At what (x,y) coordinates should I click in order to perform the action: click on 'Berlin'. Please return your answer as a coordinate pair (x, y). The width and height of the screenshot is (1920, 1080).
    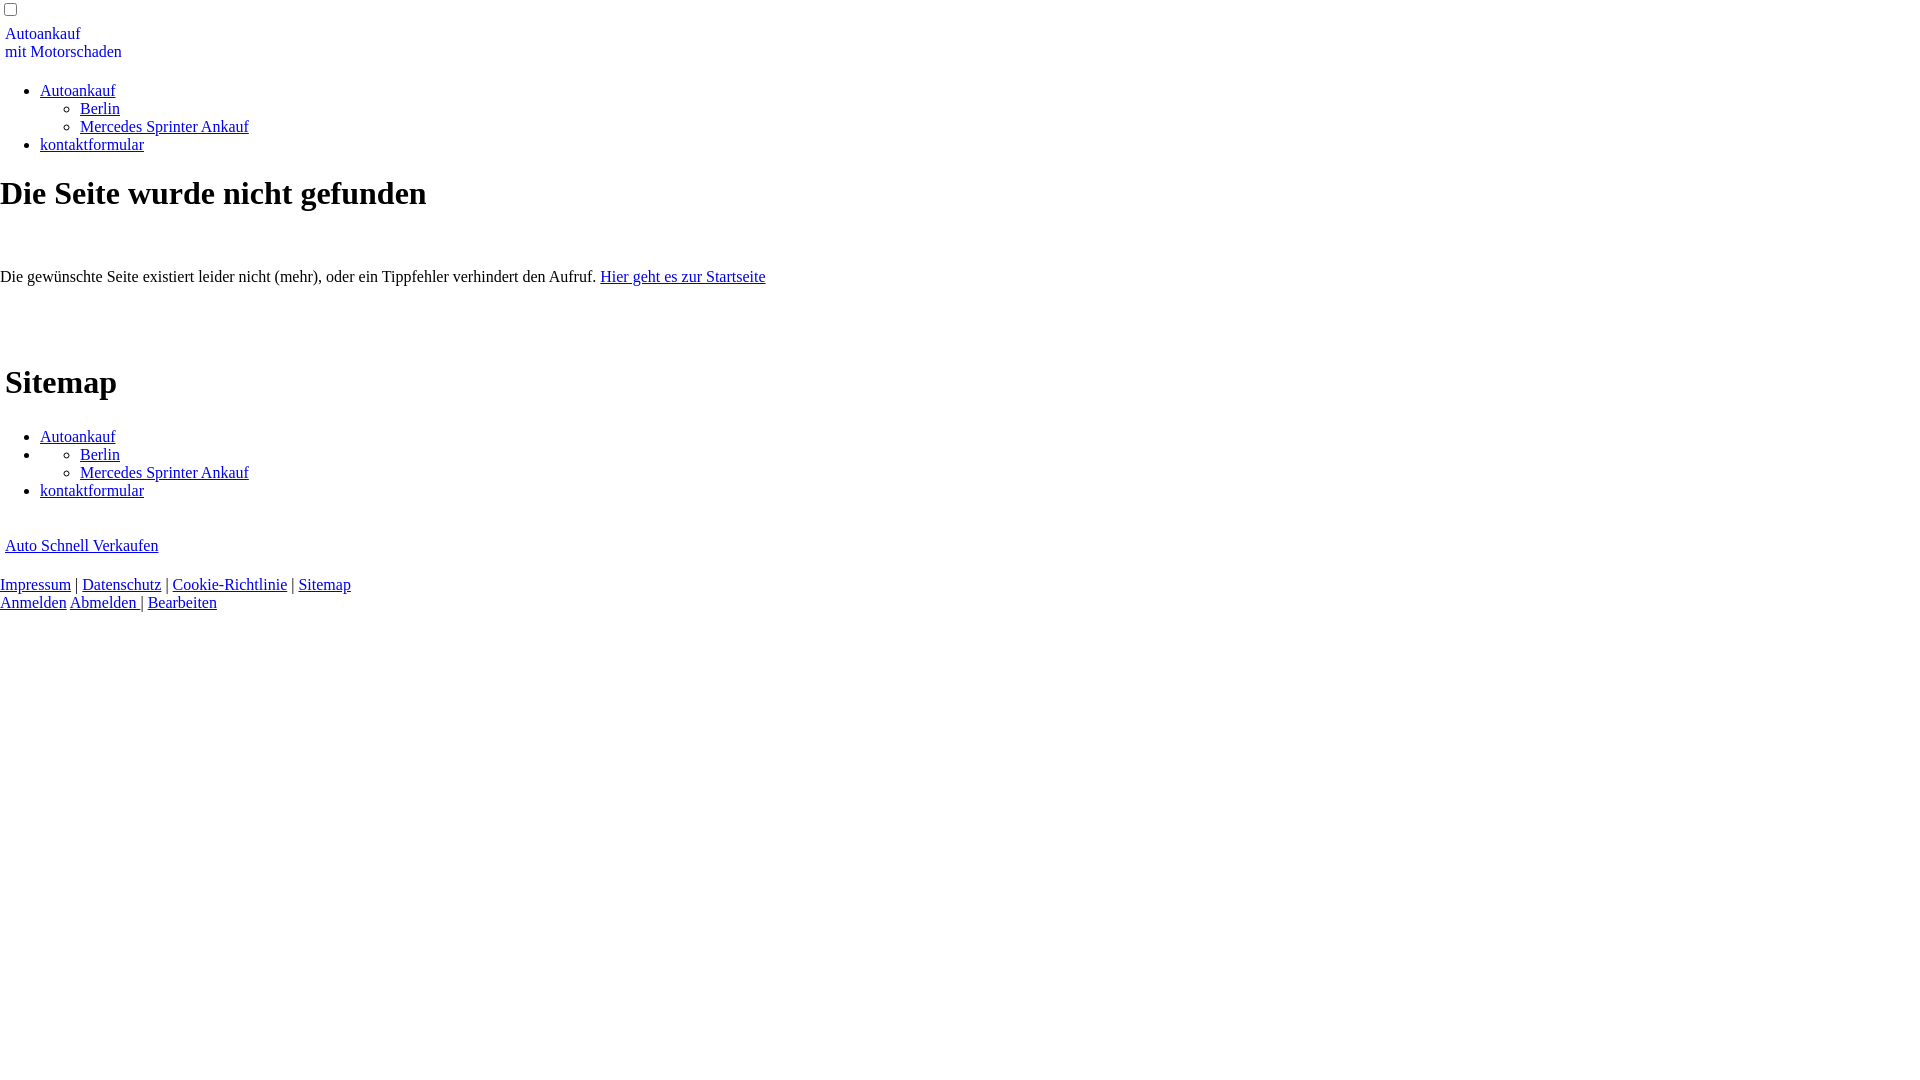
    Looking at the image, I should click on (80, 108).